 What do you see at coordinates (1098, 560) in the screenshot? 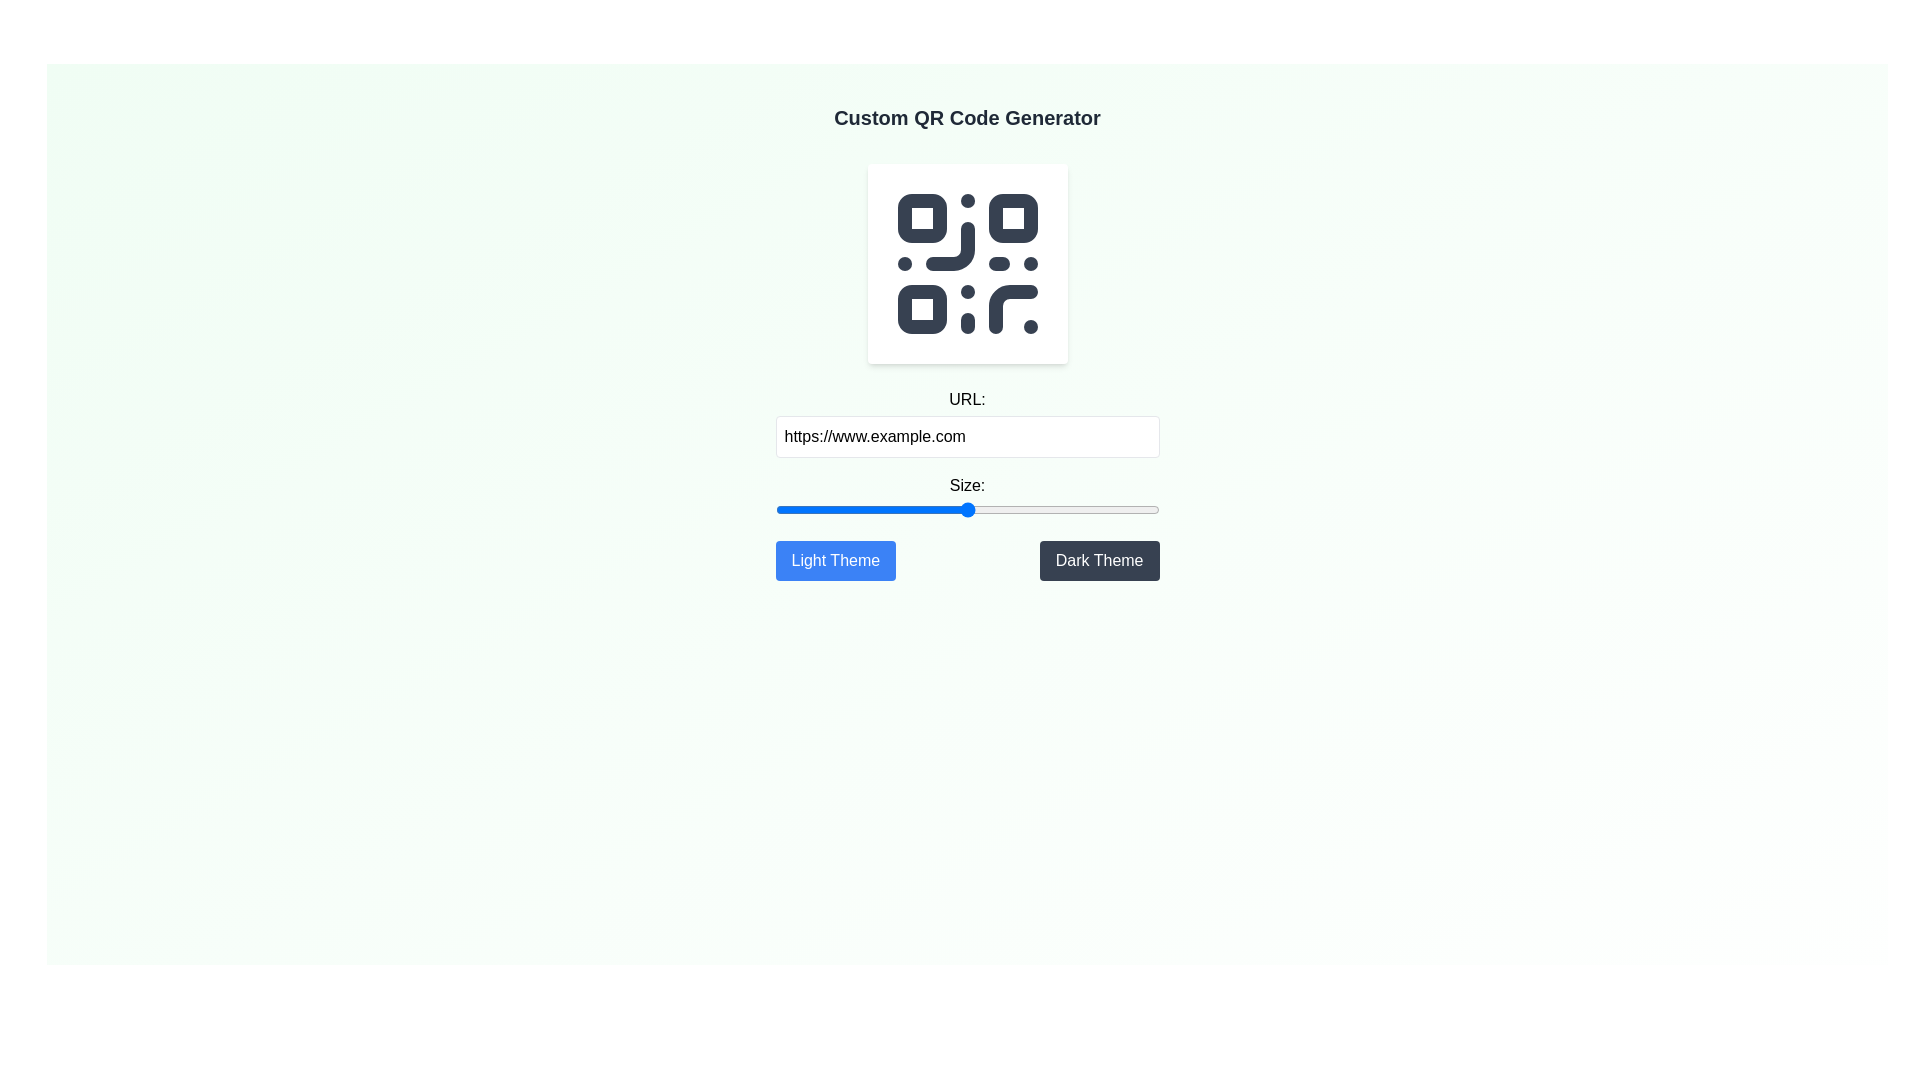
I see `the theme toggle button located to the right of the 'Light Theme' button` at bounding box center [1098, 560].